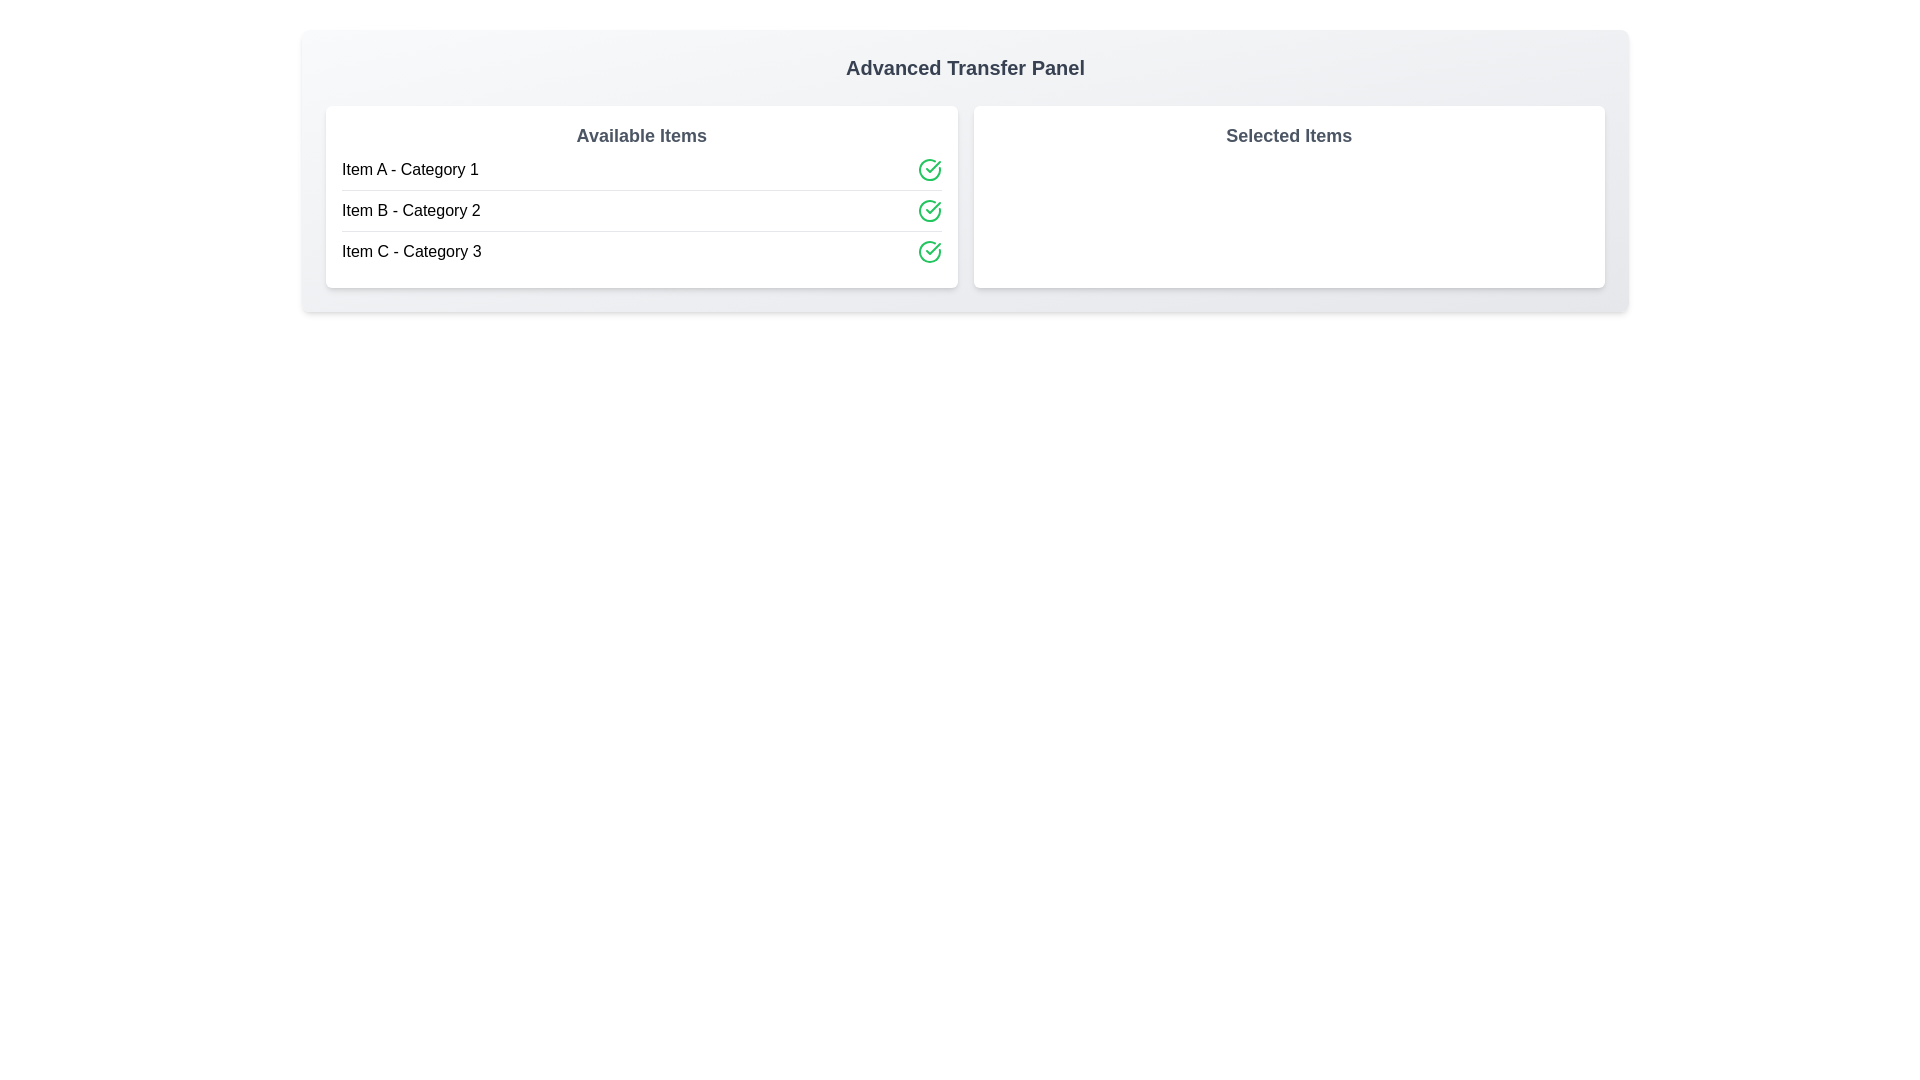  I want to click on the confirmation marker icon for 'Item B - Category 2' located in the 'Available Items' section, positioned to the far right of the row, so click(928, 168).